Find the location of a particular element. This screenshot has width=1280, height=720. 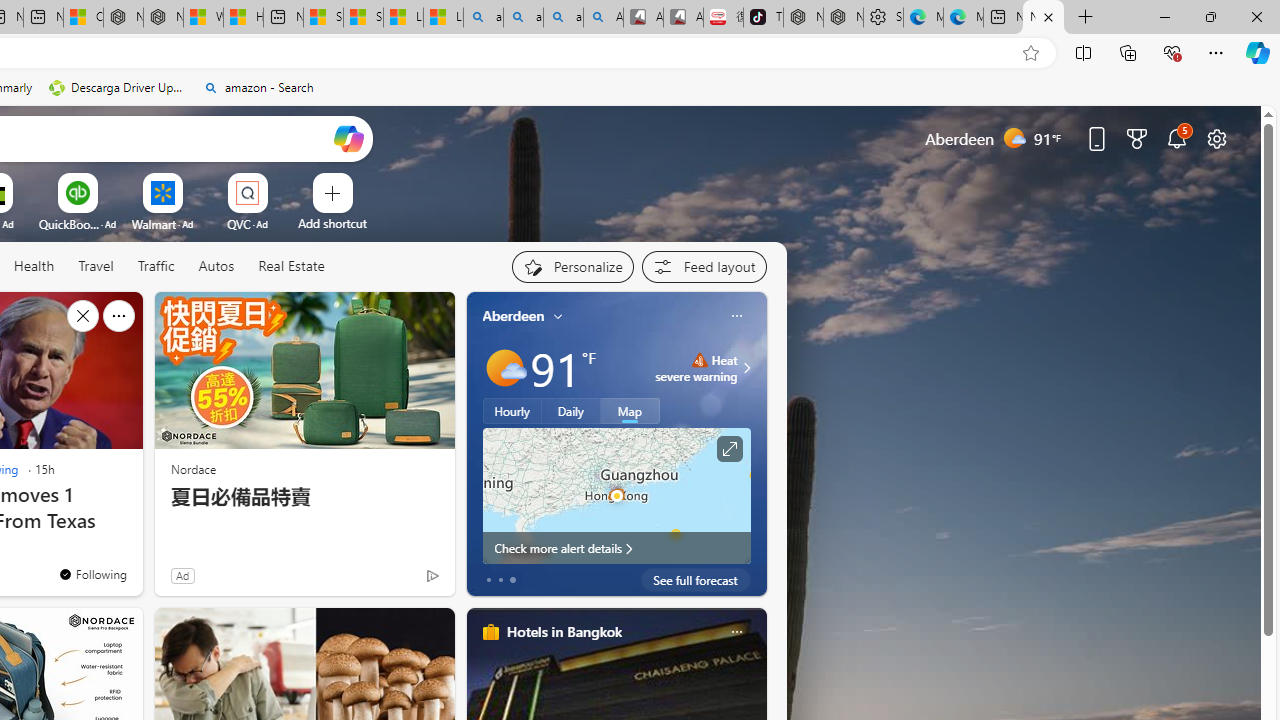

'tab-2' is located at coordinates (512, 579).